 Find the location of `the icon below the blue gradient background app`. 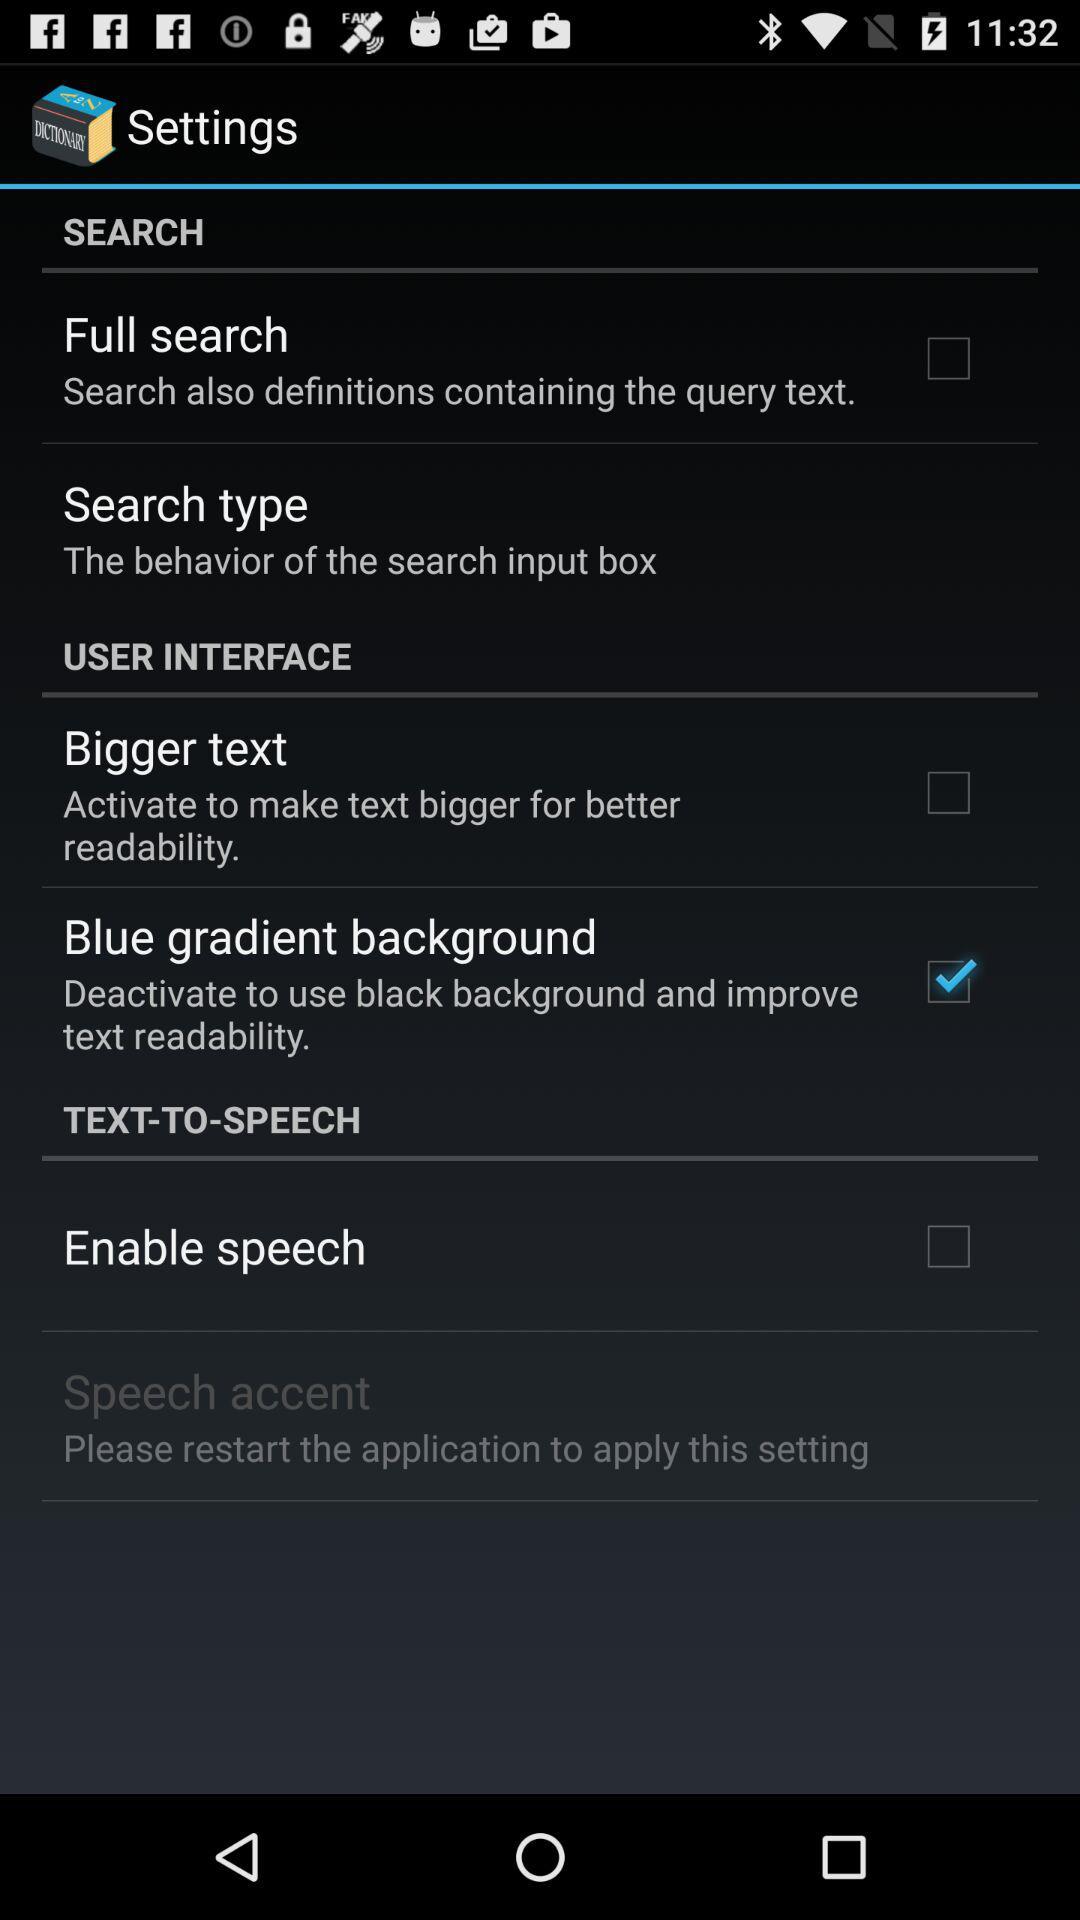

the icon below the blue gradient background app is located at coordinates (463, 1013).